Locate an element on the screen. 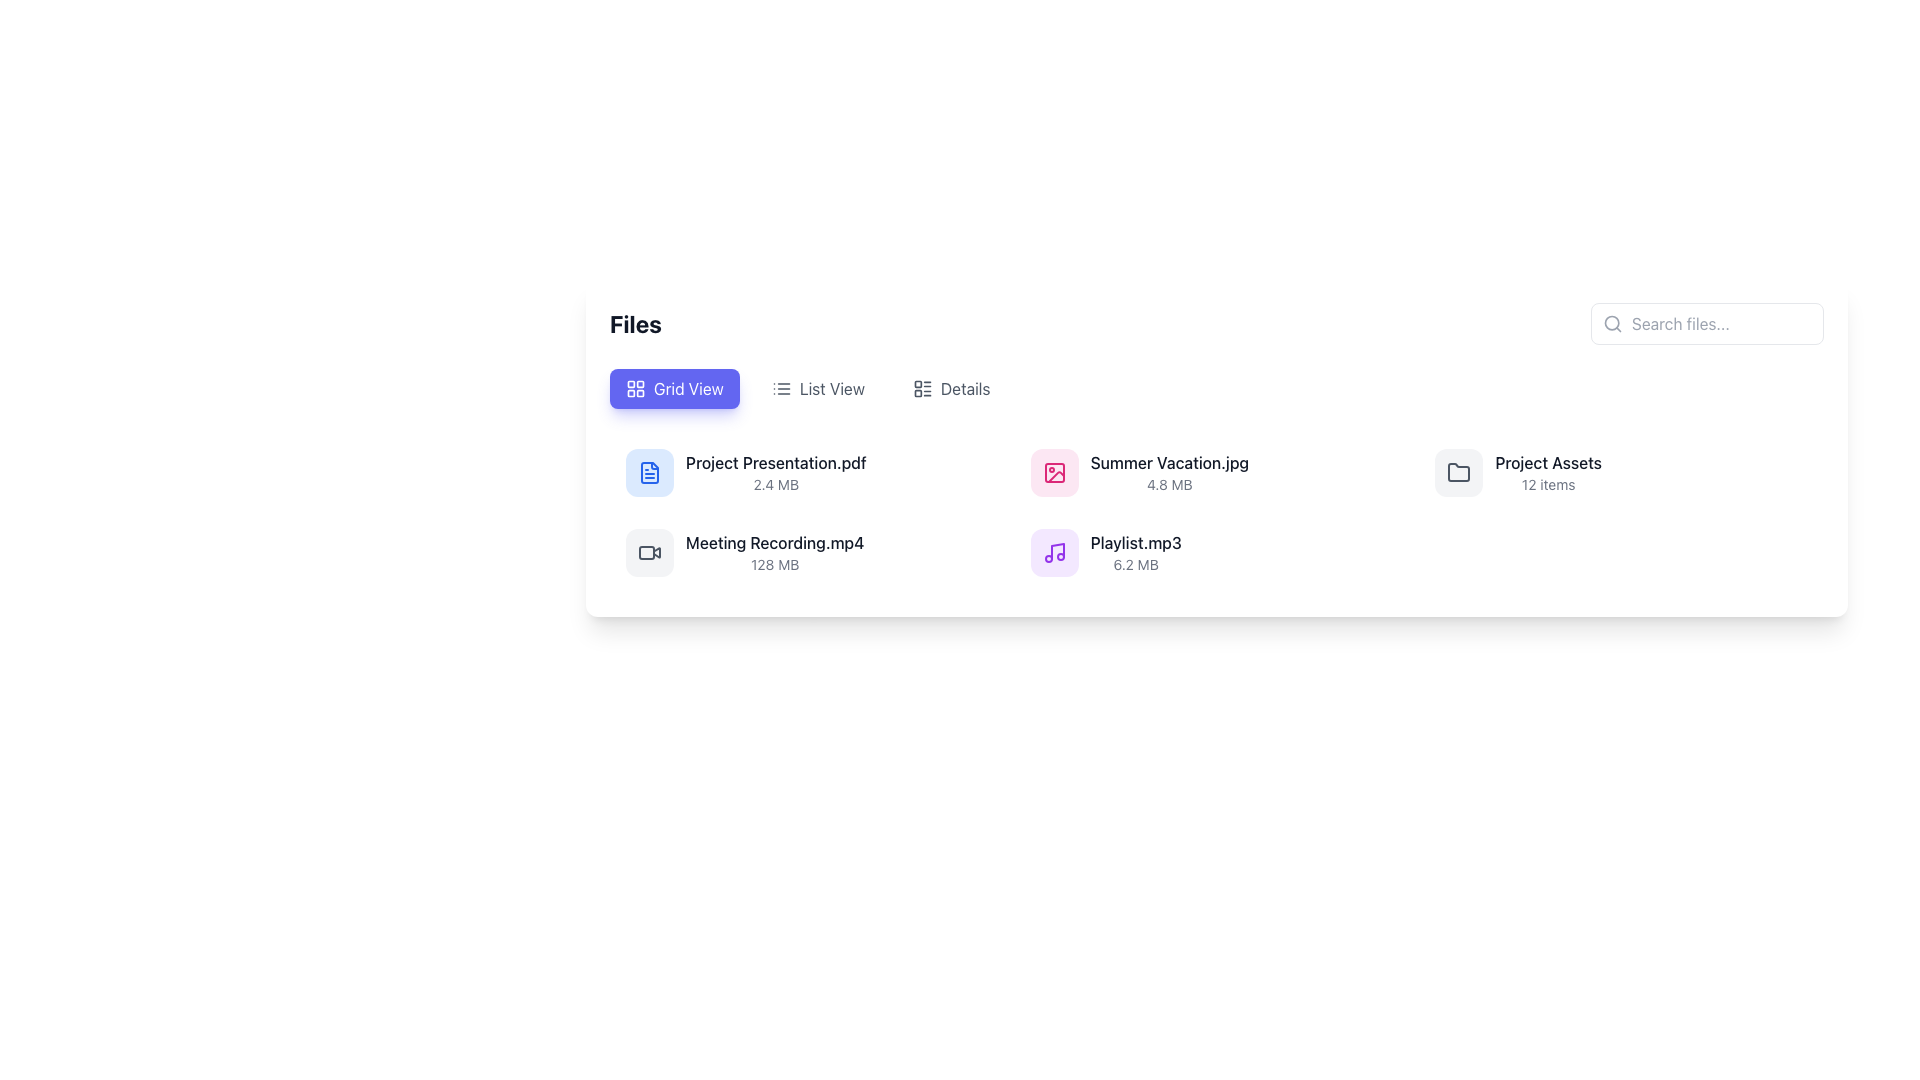 The height and width of the screenshot is (1080, 1920). the 'Meeting Recording.mp4' file item in the grid view is located at coordinates (812, 552).